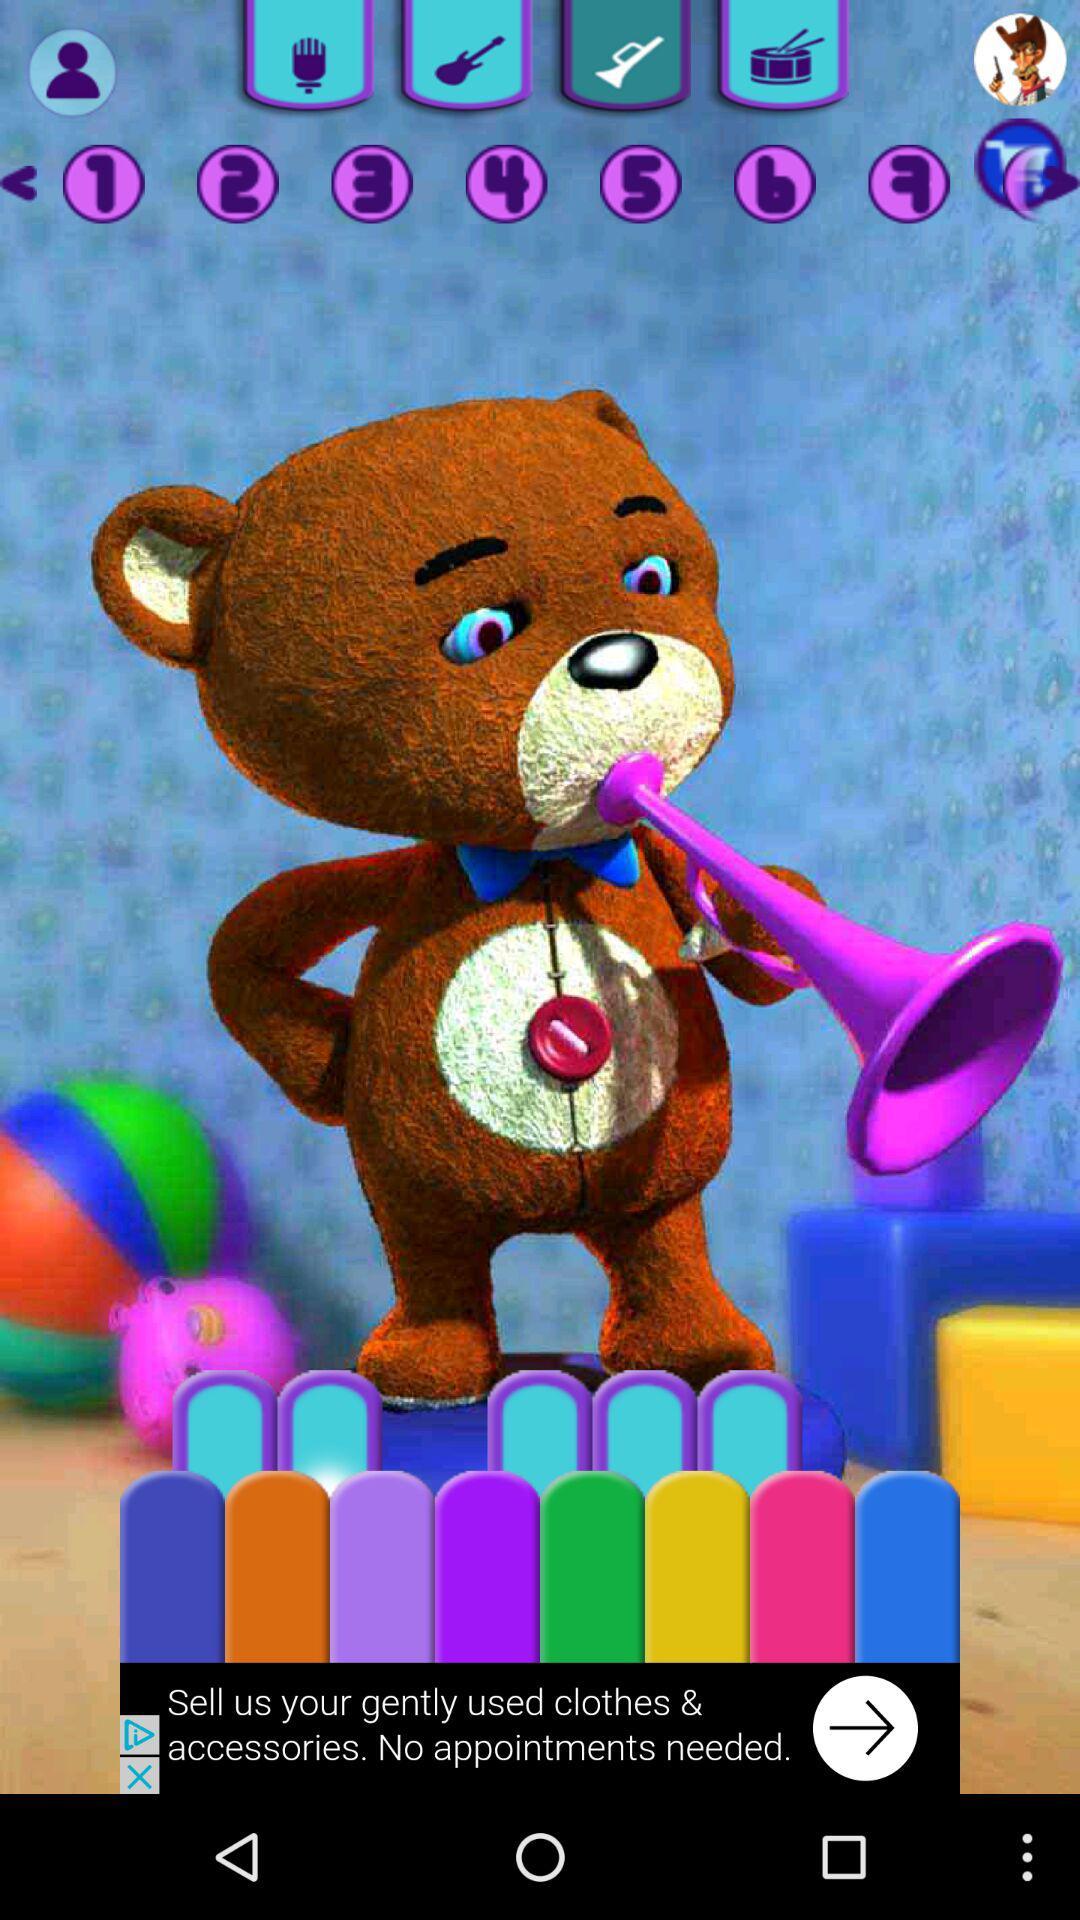  What do you see at coordinates (1020, 176) in the screenshot?
I see `the cart icon` at bounding box center [1020, 176].